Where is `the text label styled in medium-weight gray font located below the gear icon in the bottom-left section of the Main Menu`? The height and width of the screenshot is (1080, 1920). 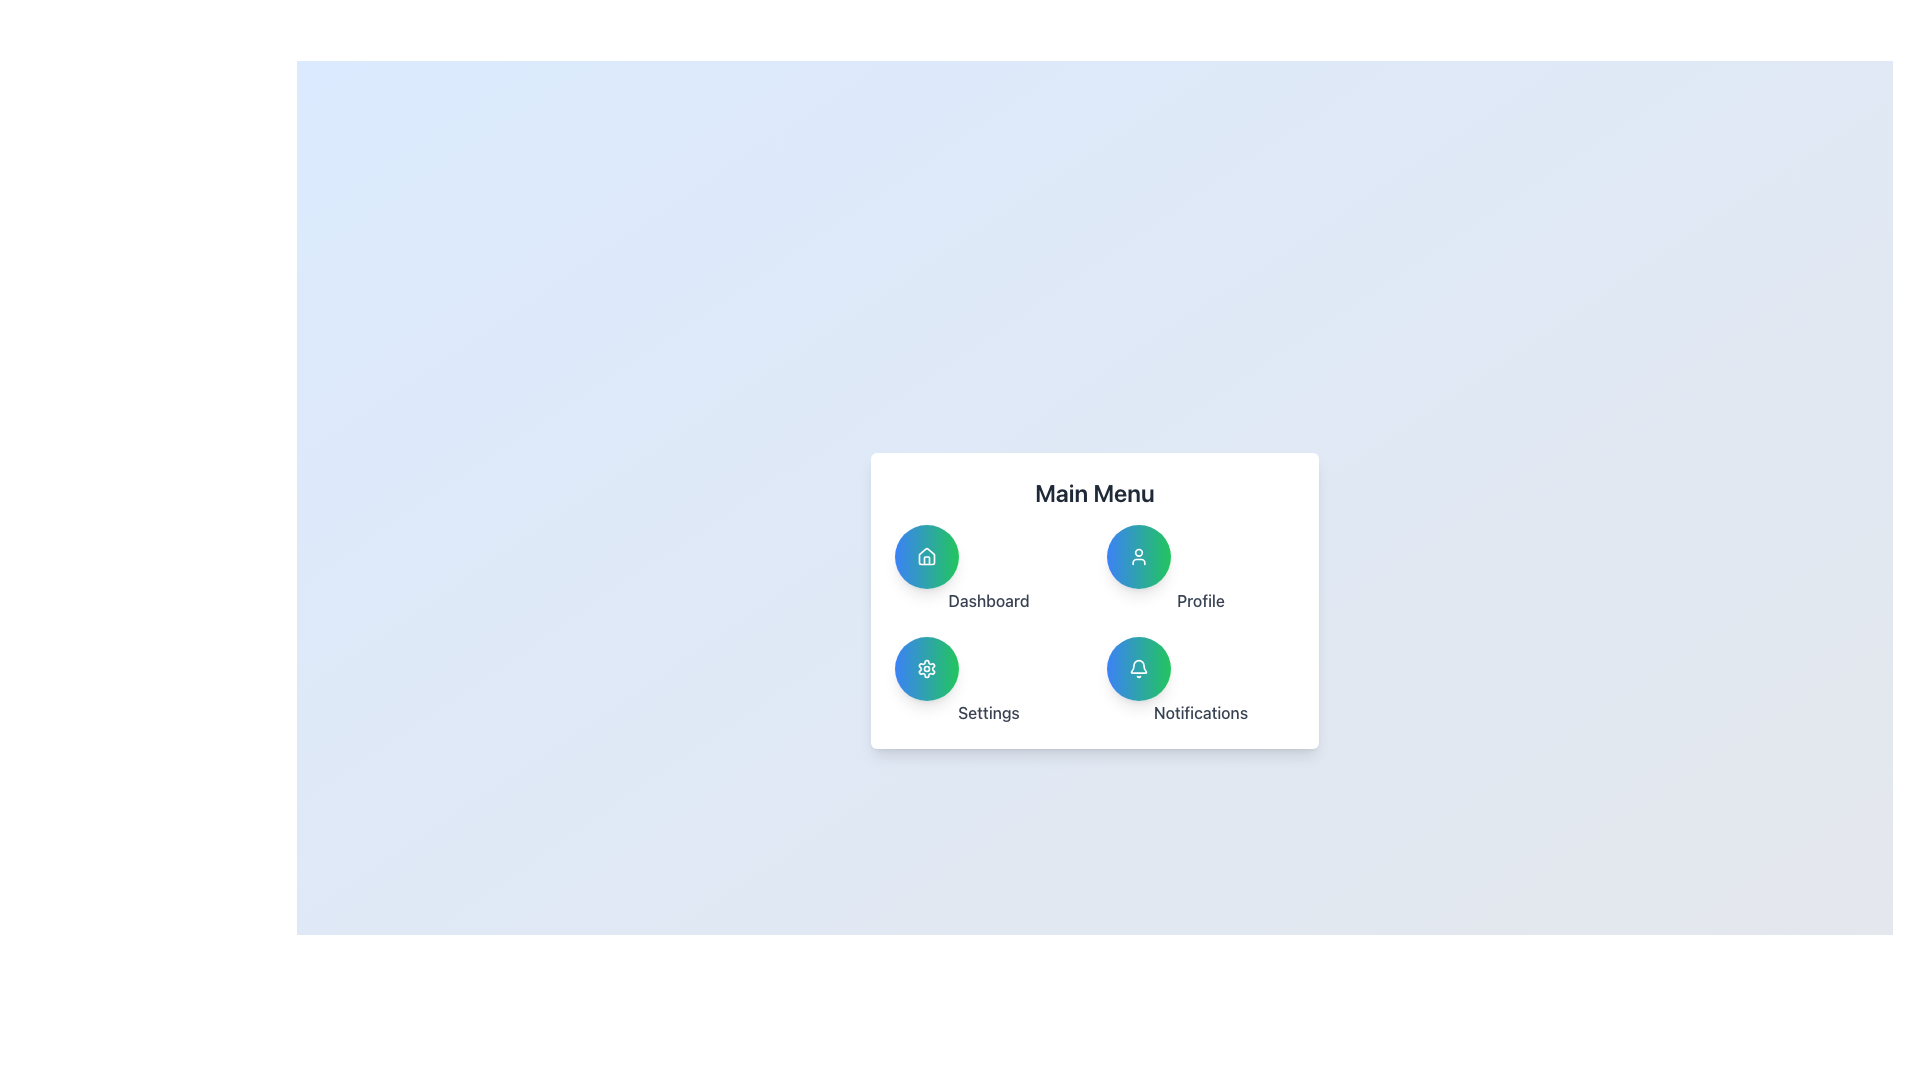 the text label styled in medium-weight gray font located below the gear icon in the bottom-left section of the Main Menu is located at coordinates (988, 712).